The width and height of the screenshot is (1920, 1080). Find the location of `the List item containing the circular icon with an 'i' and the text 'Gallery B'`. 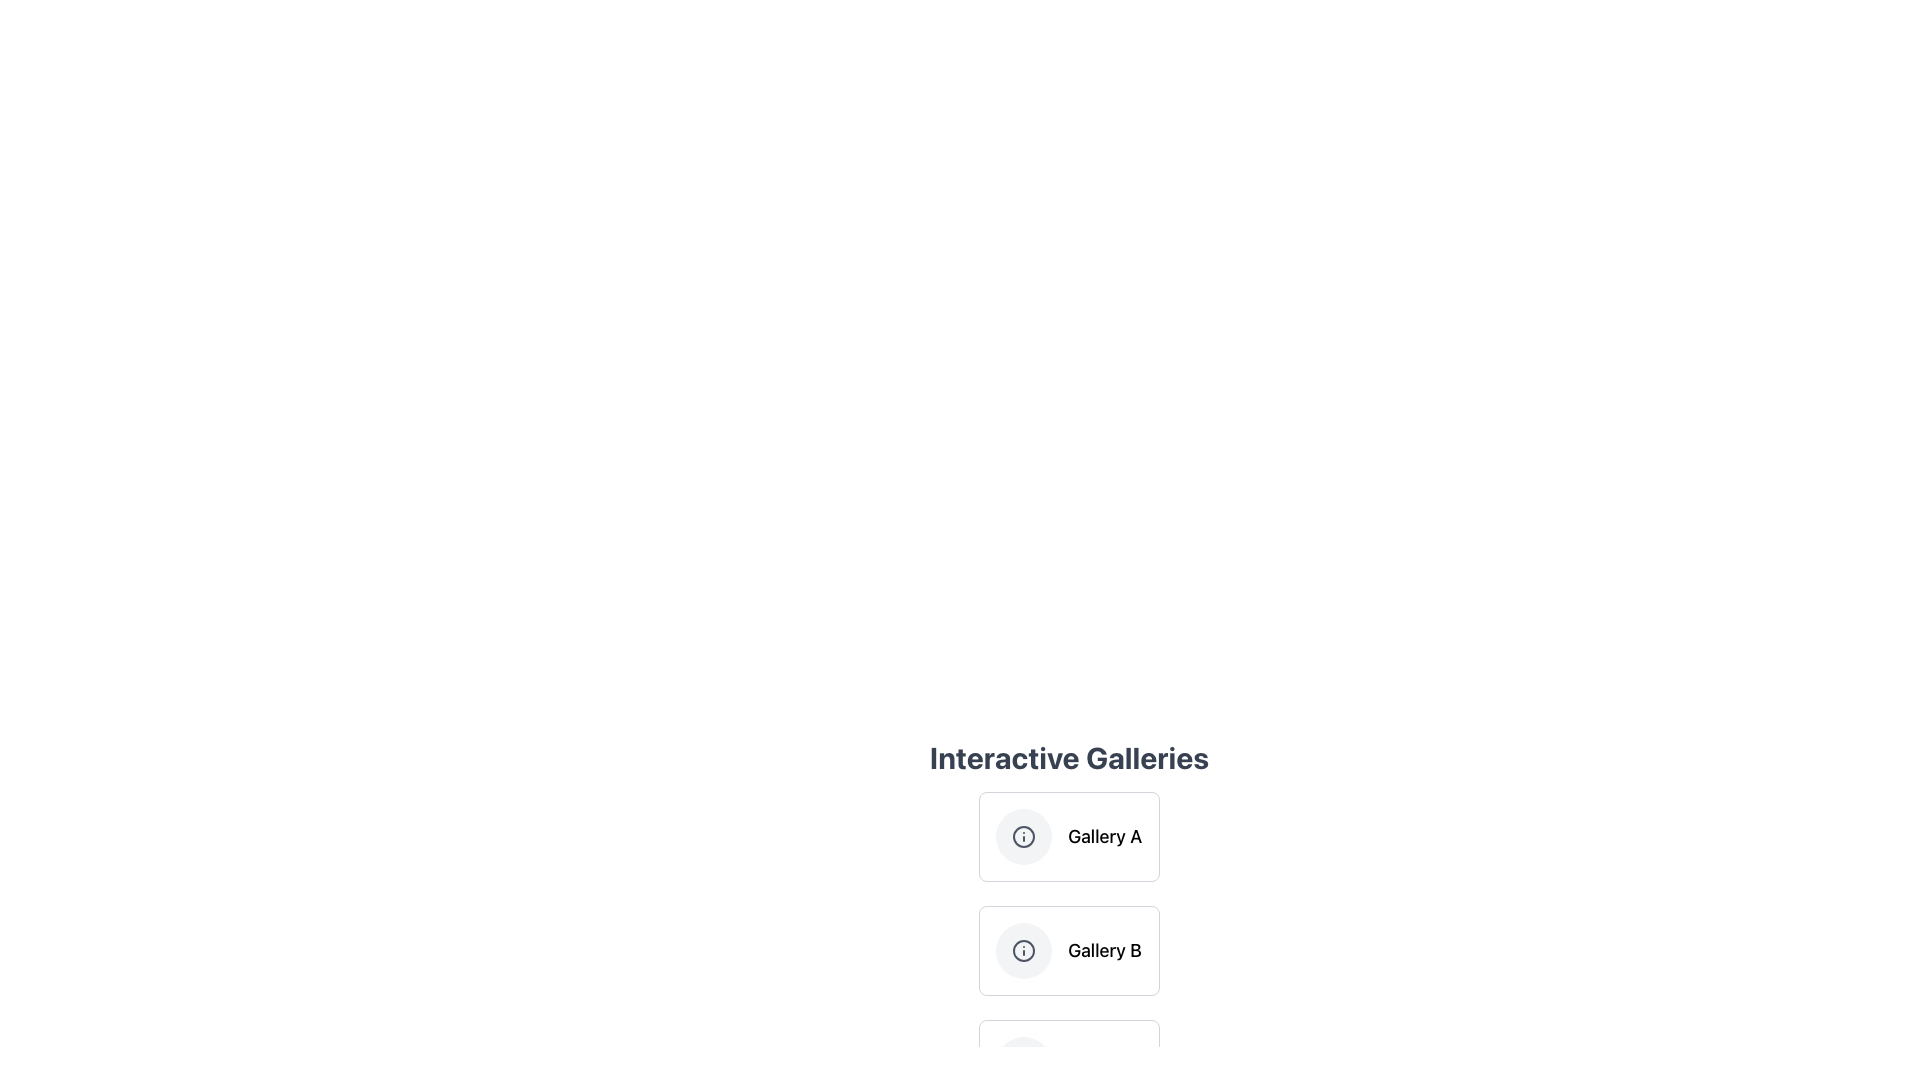

the List item containing the circular icon with an 'i' and the text 'Gallery B' is located at coordinates (1068, 950).